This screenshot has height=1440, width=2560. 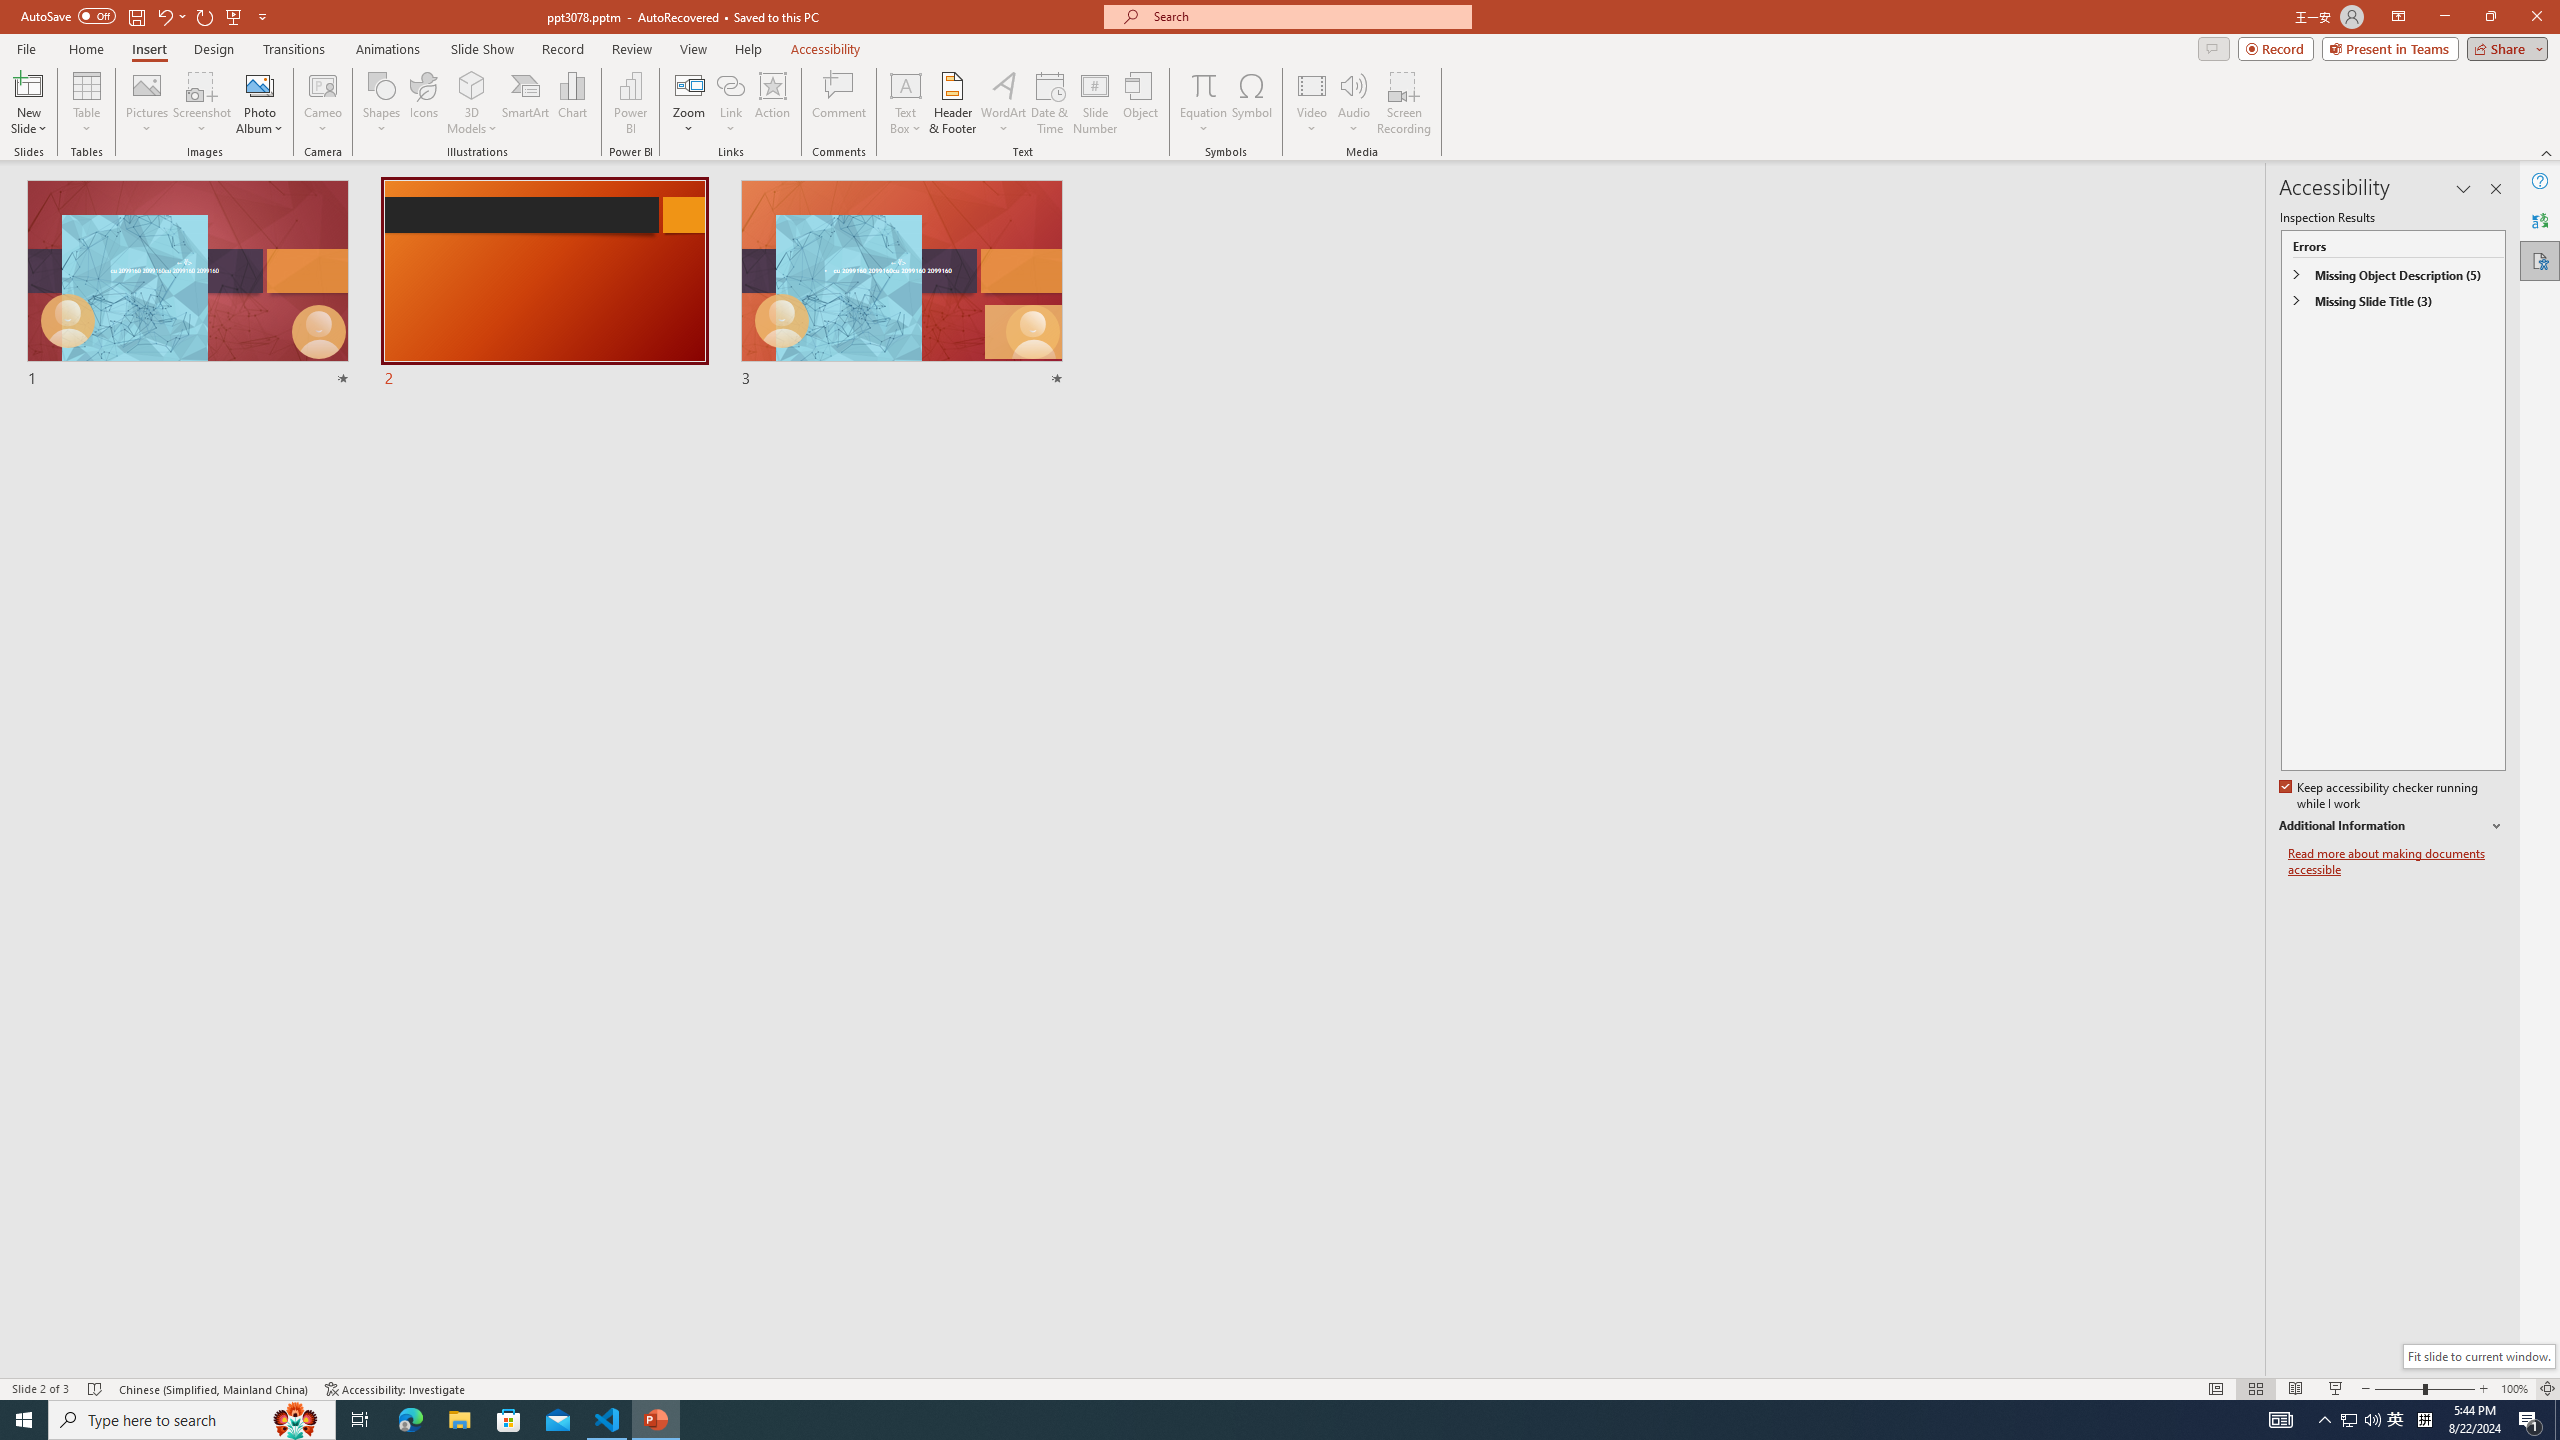 What do you see at coordinates (205, 15) in the screenshot?
I see `'Redo'` at bounding box center [205, 15].